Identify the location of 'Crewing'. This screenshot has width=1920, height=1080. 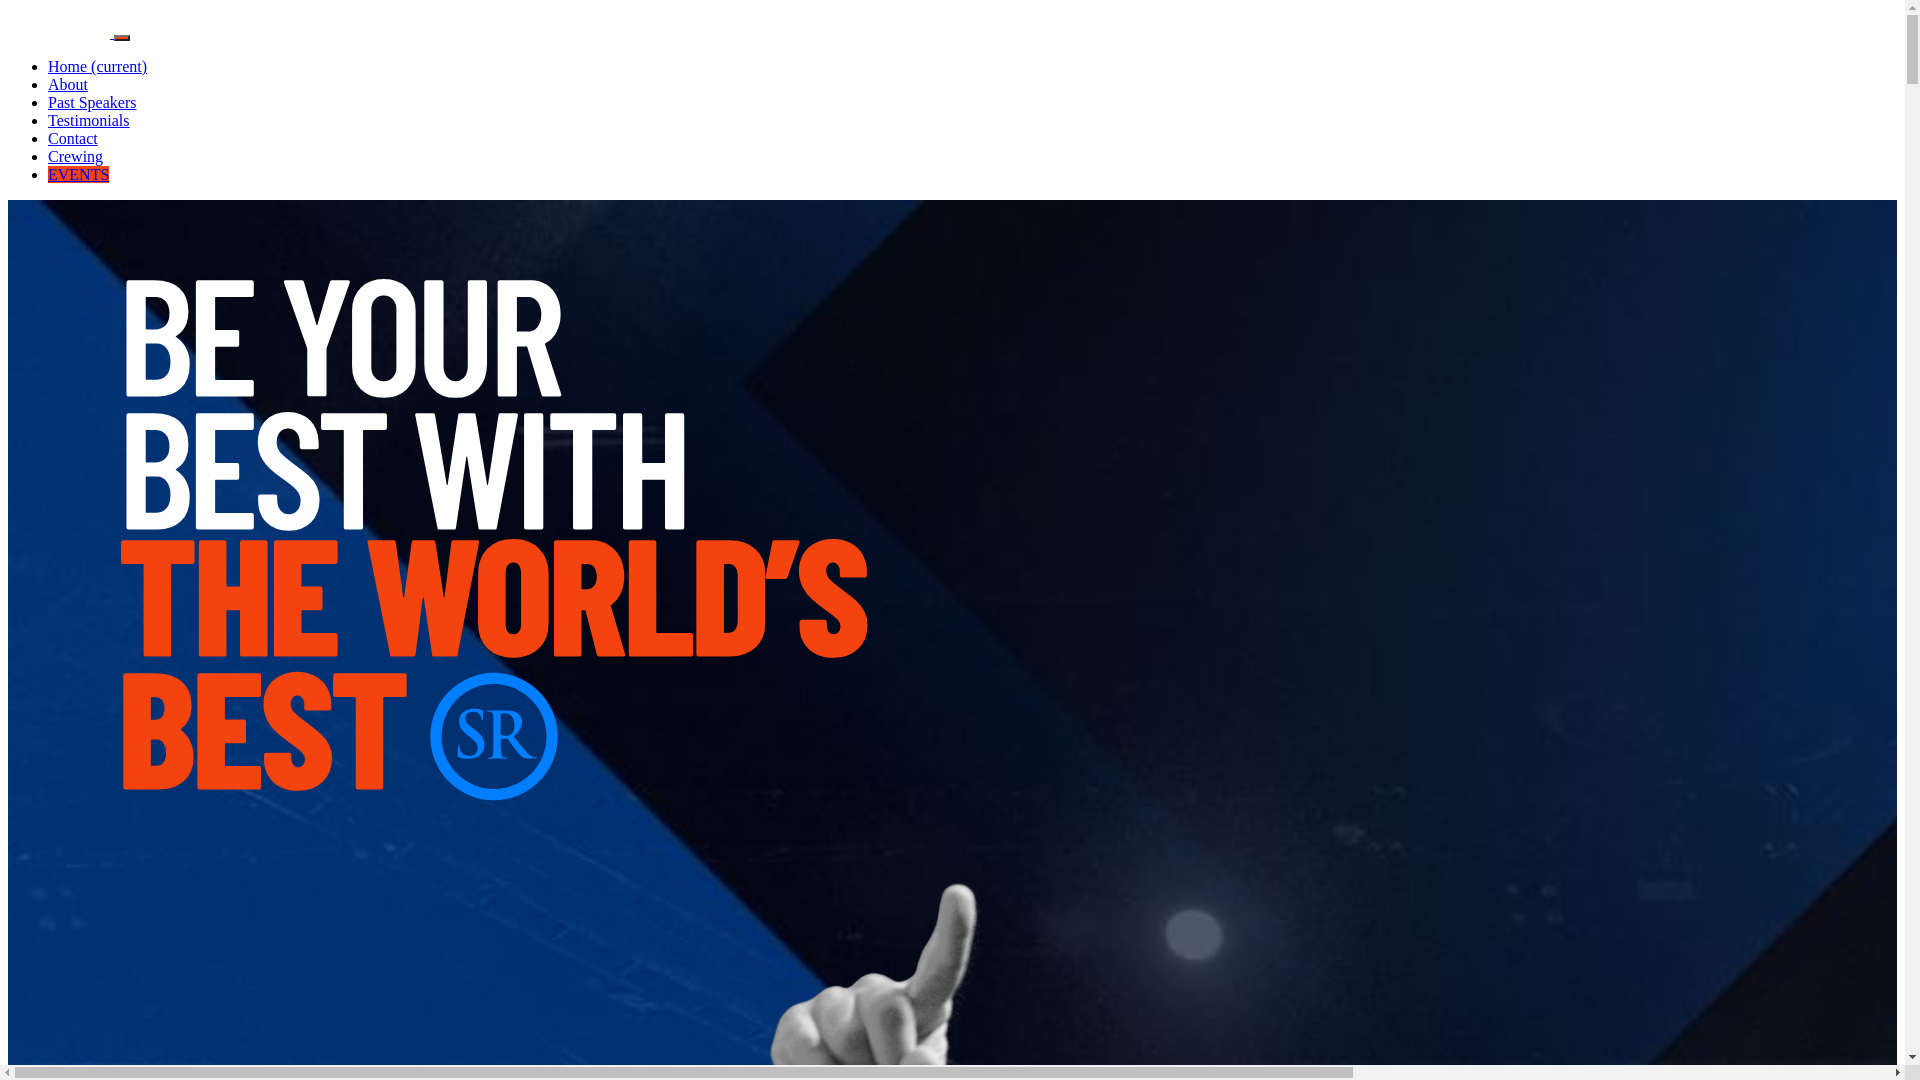
(75, 155).